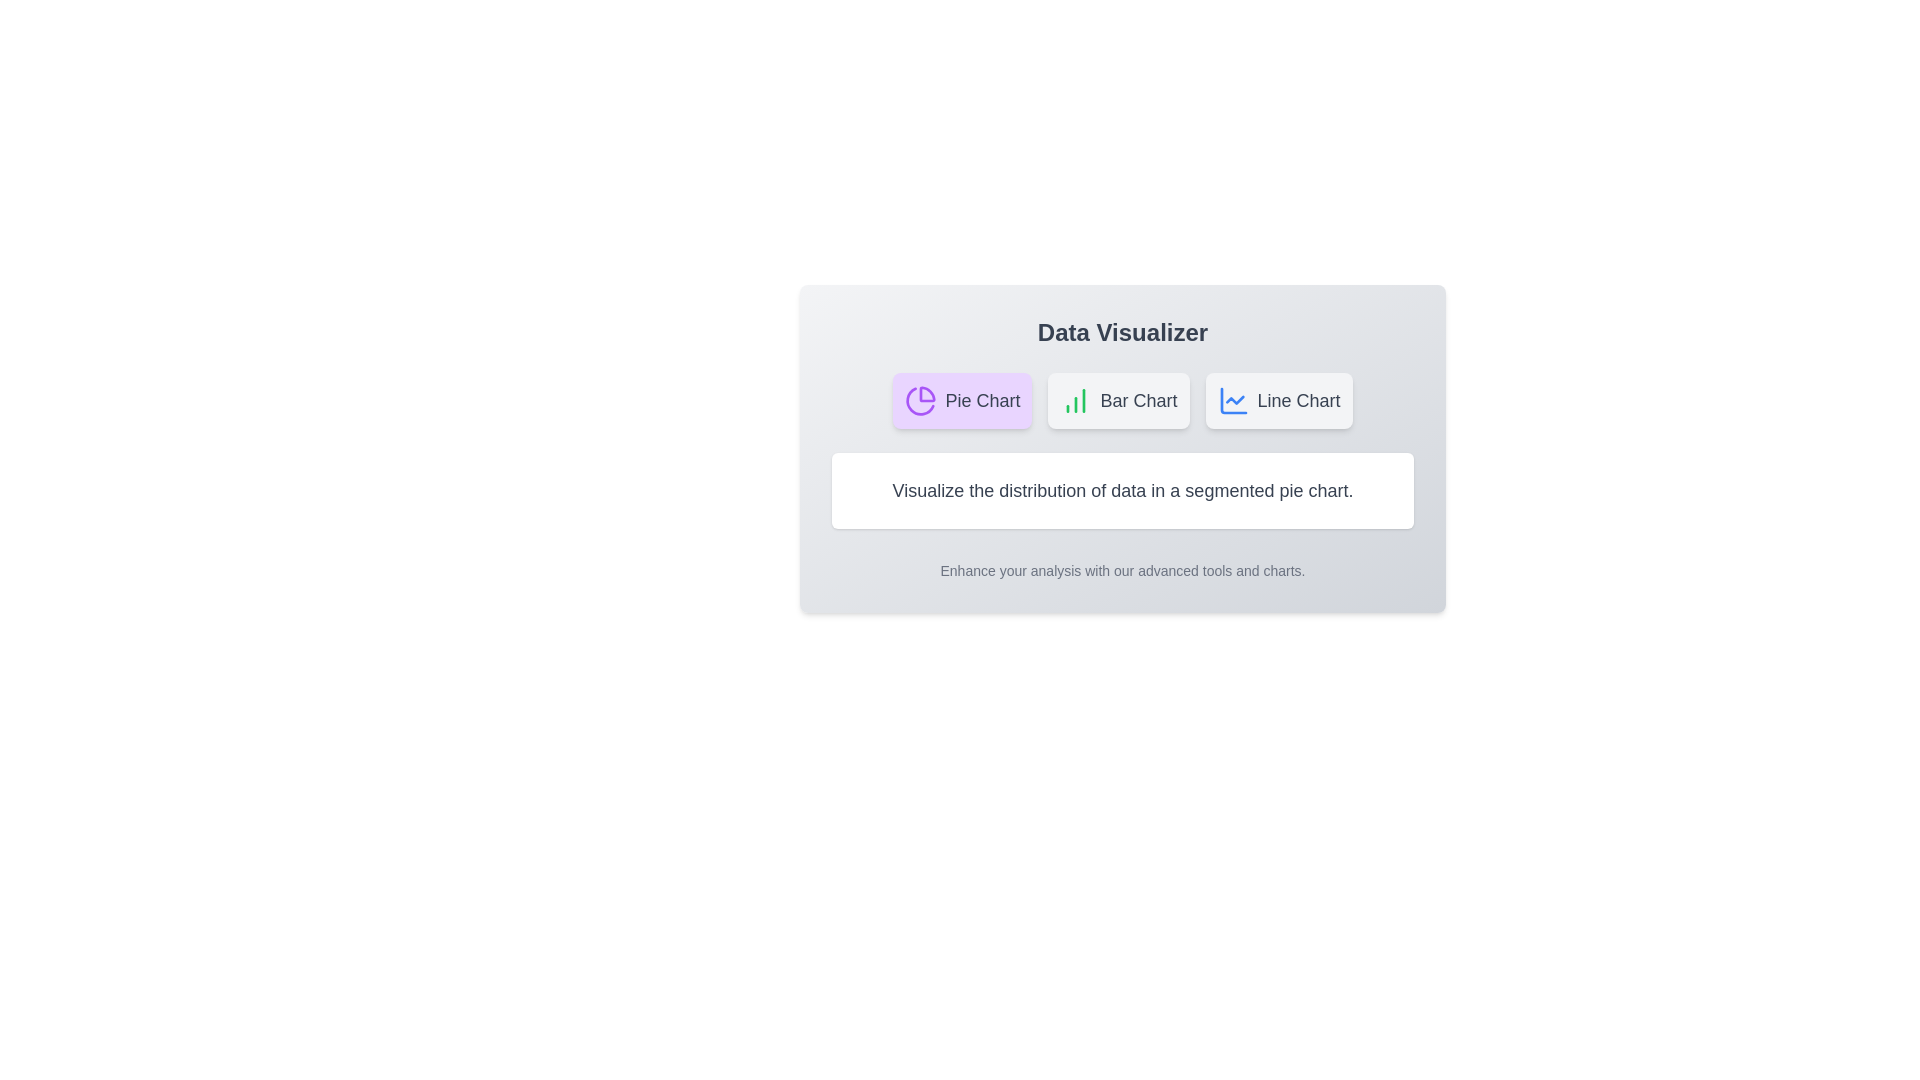 This screenshot has width=1920, height=1080. I want to click on the Line Chart chart by clicking on the respective tab button, so click(1278, 401).